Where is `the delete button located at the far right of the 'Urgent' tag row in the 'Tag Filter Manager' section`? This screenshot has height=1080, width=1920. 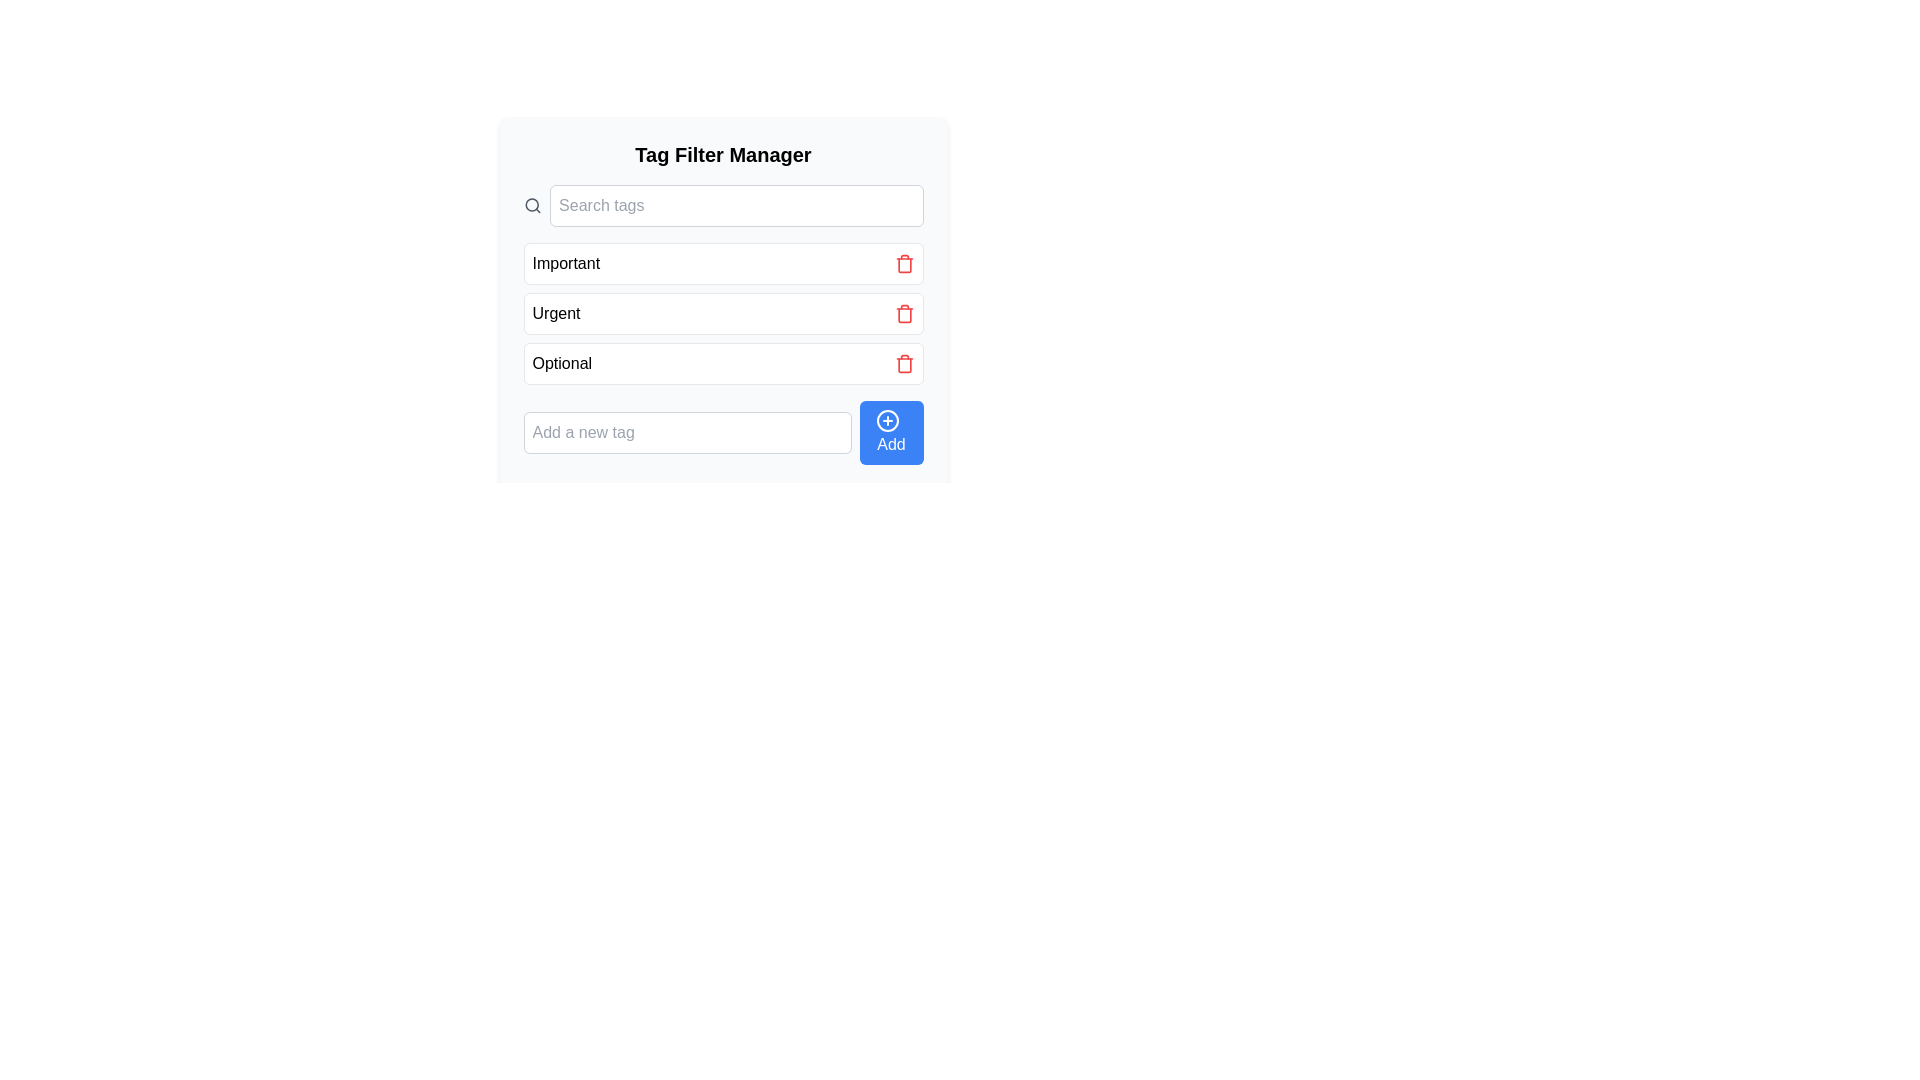
the delete button located at the far right of the 'Urgent' tag row in the 'Tag Filter Manager' section is located at coordinates (903, 313).